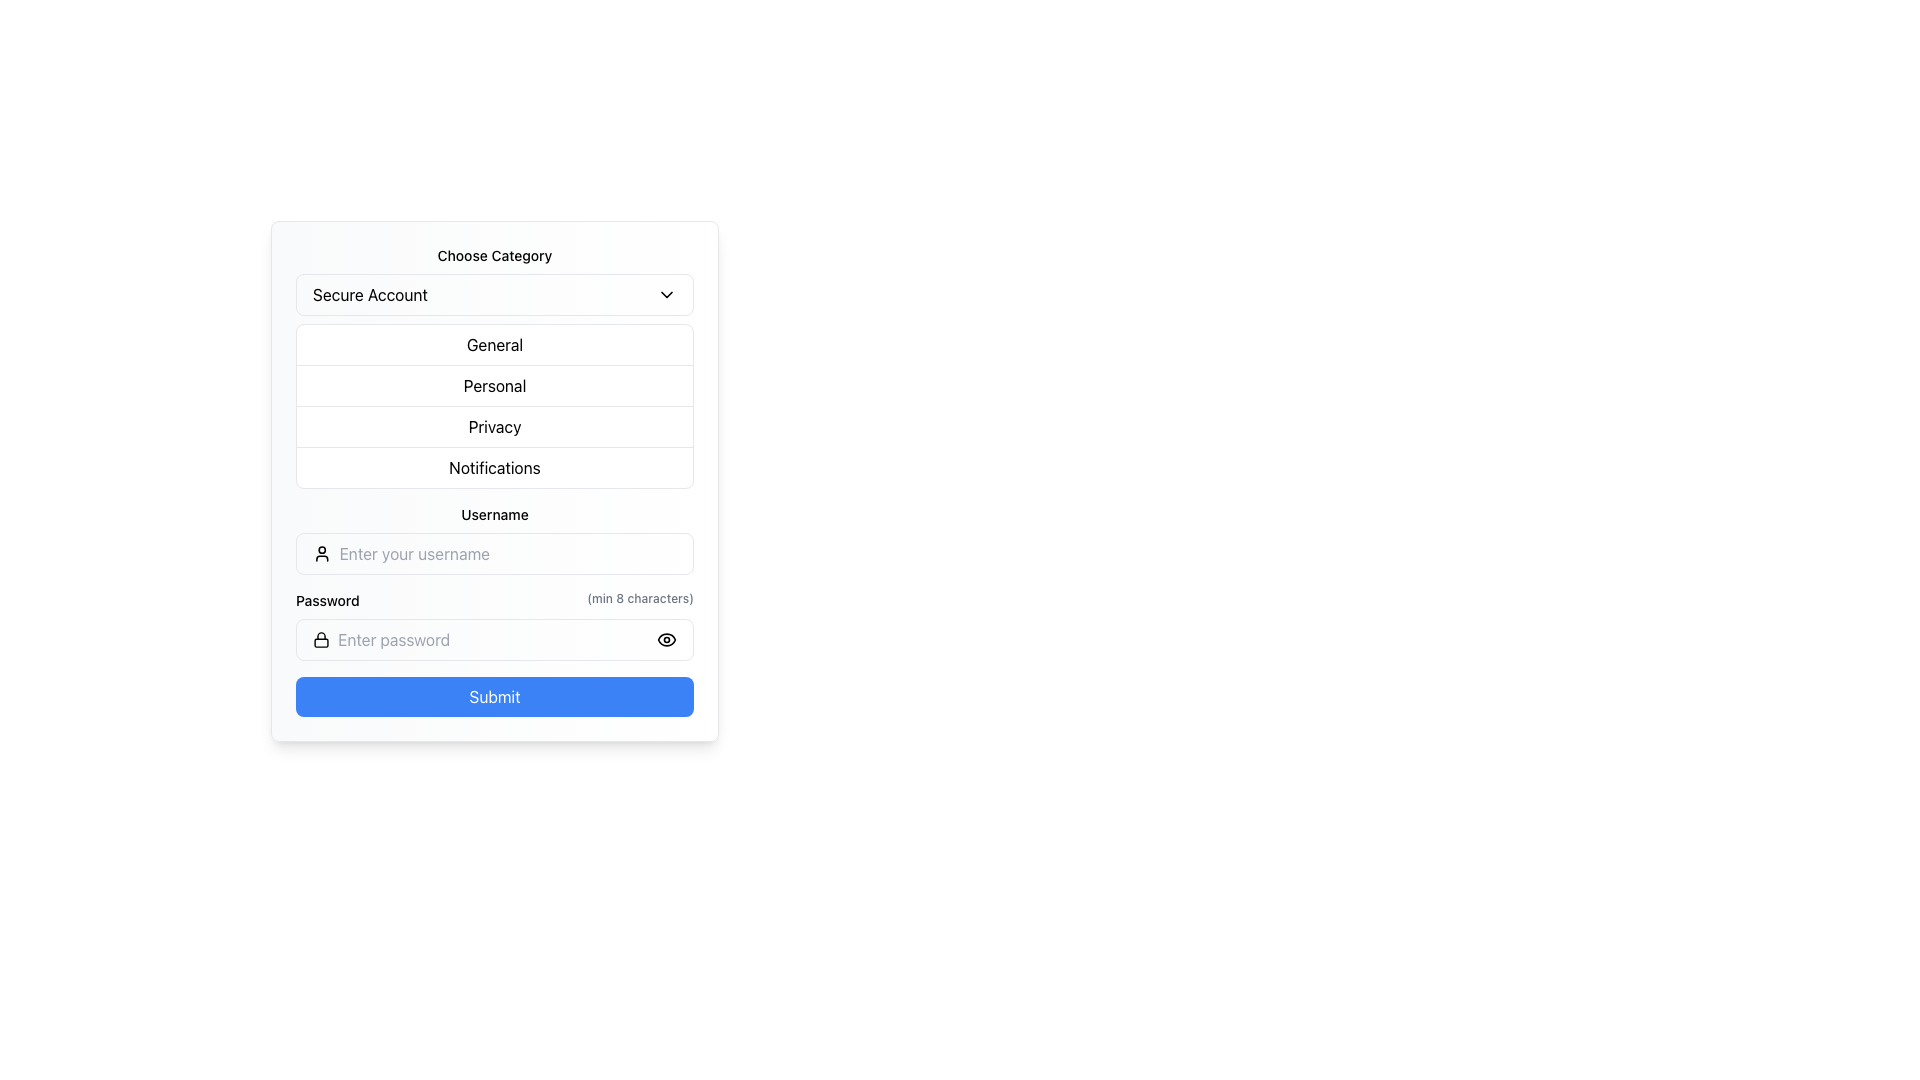  I want to click on the 'Privacy' button, which is the third button in a vertical list of four buttons, so click(494, 425).